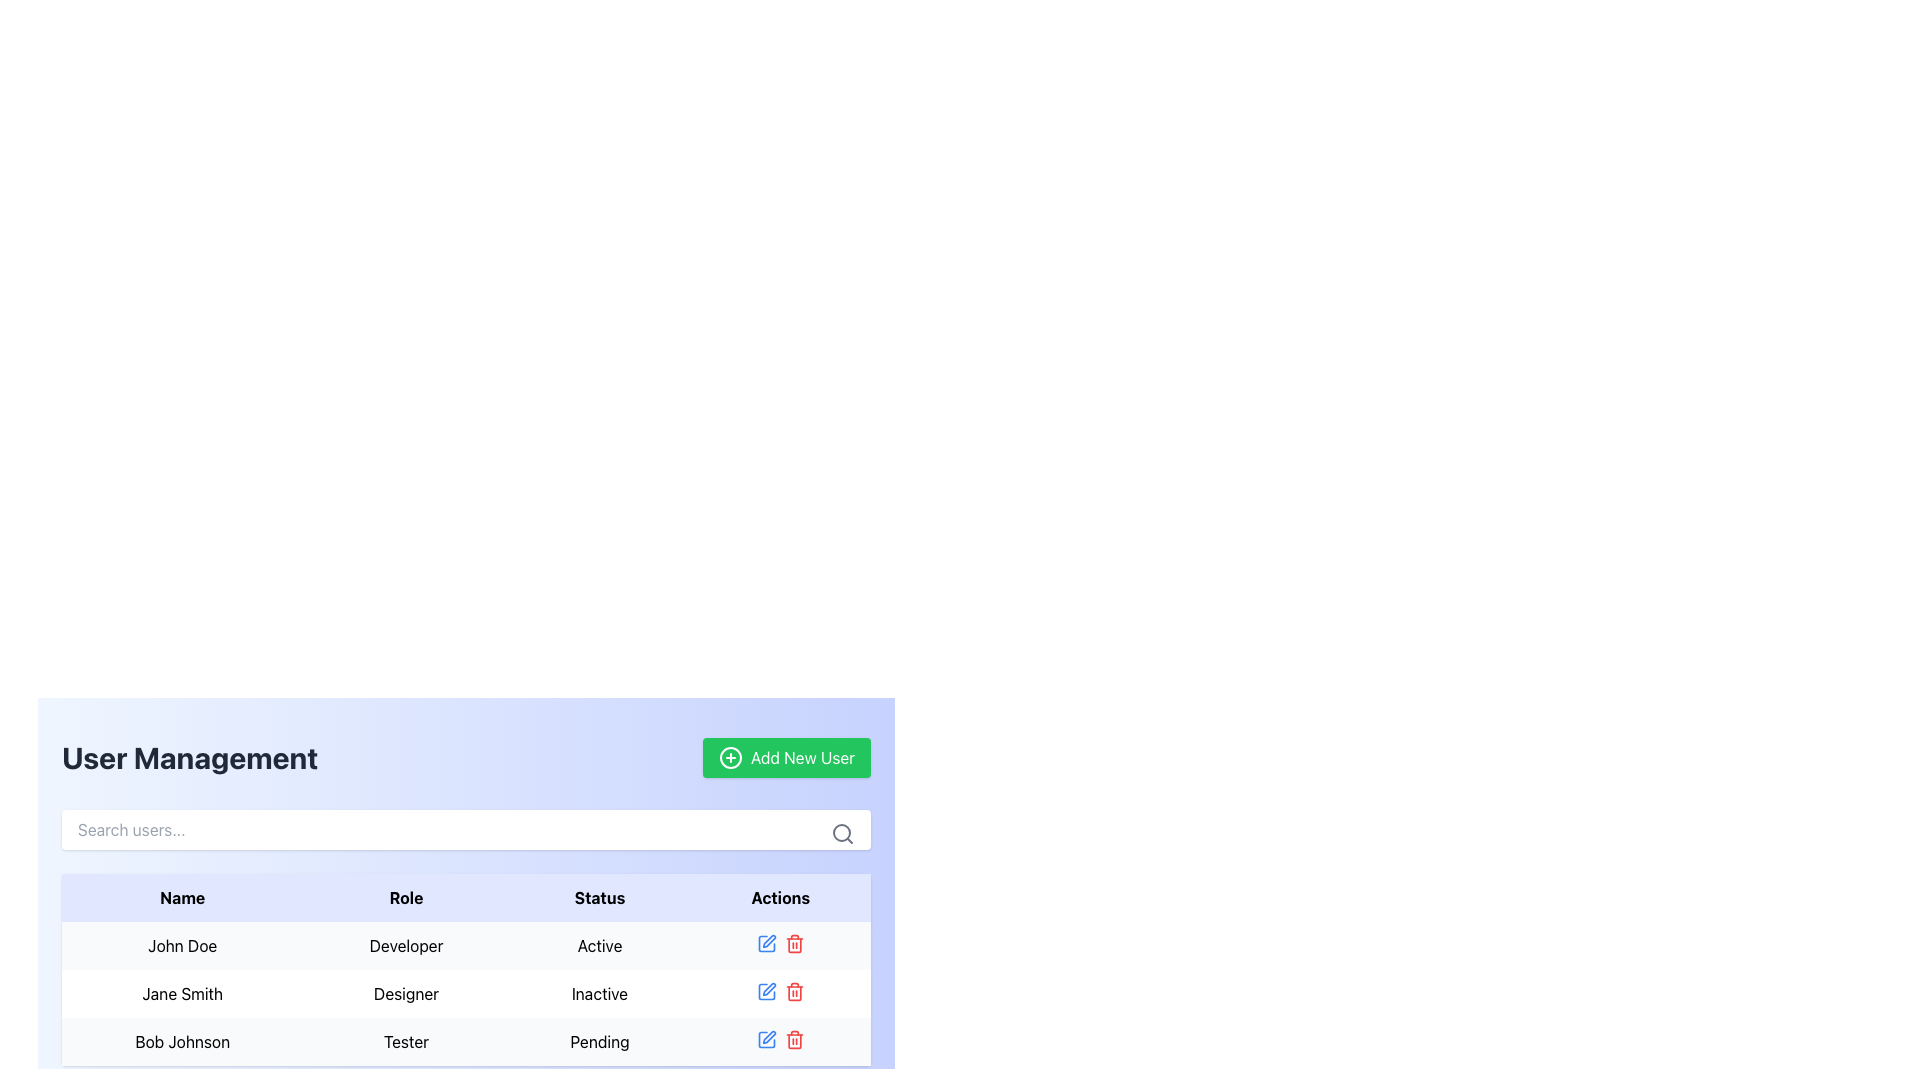 The height and width of the screenshot is (1080, 1920). I want to click on the editing icon for 'Bob Johnson' in the Actions column, so click(768, 1036).